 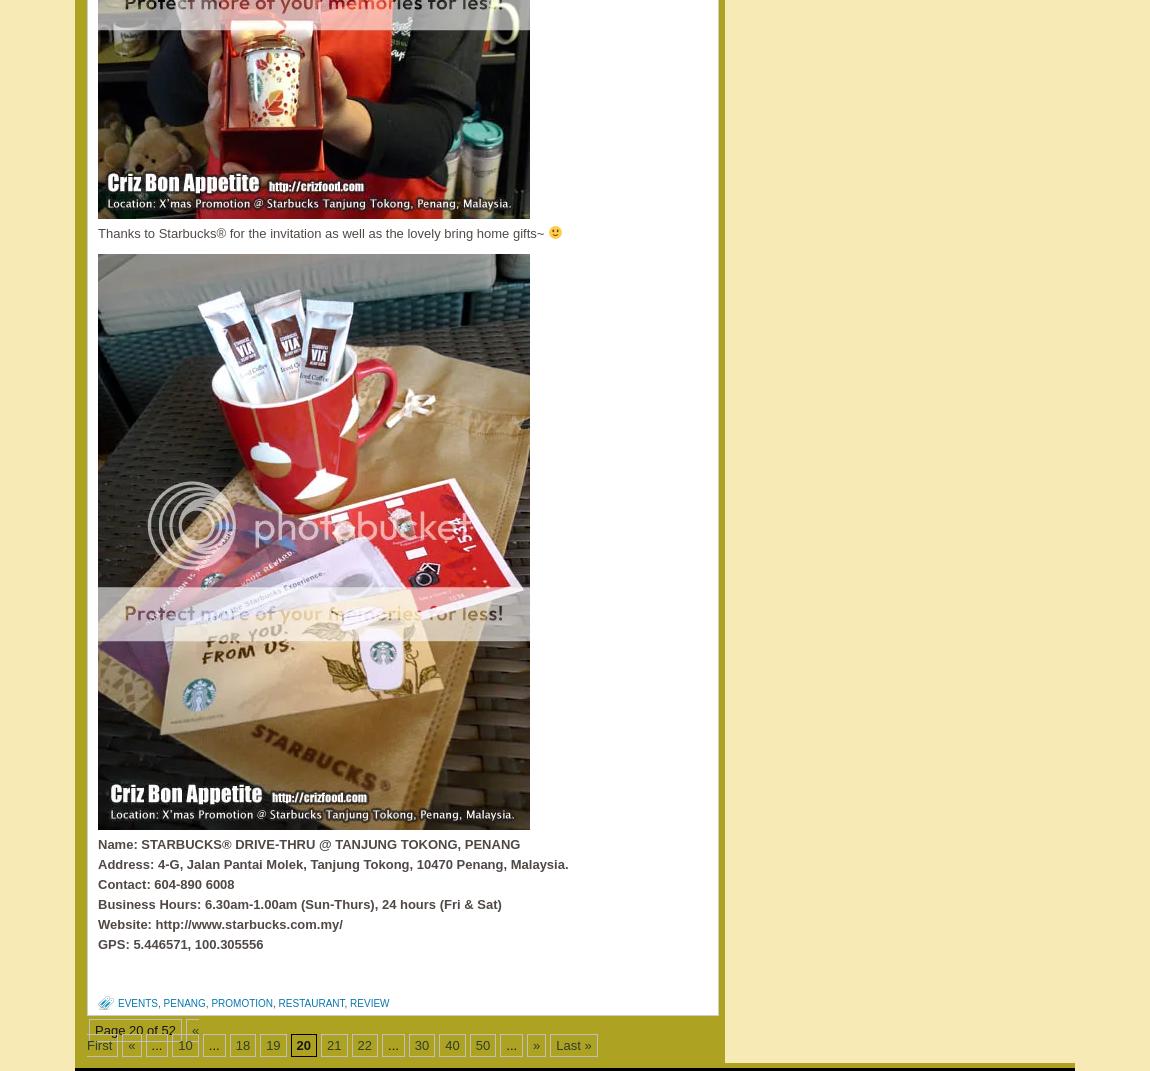 What do you see at coordinates (323, 233) in the screenshot?
I see `'Thanks to Starbucks® for the invitation as well as the lovely bring home gifts~'` at bounding box center [323, 233].